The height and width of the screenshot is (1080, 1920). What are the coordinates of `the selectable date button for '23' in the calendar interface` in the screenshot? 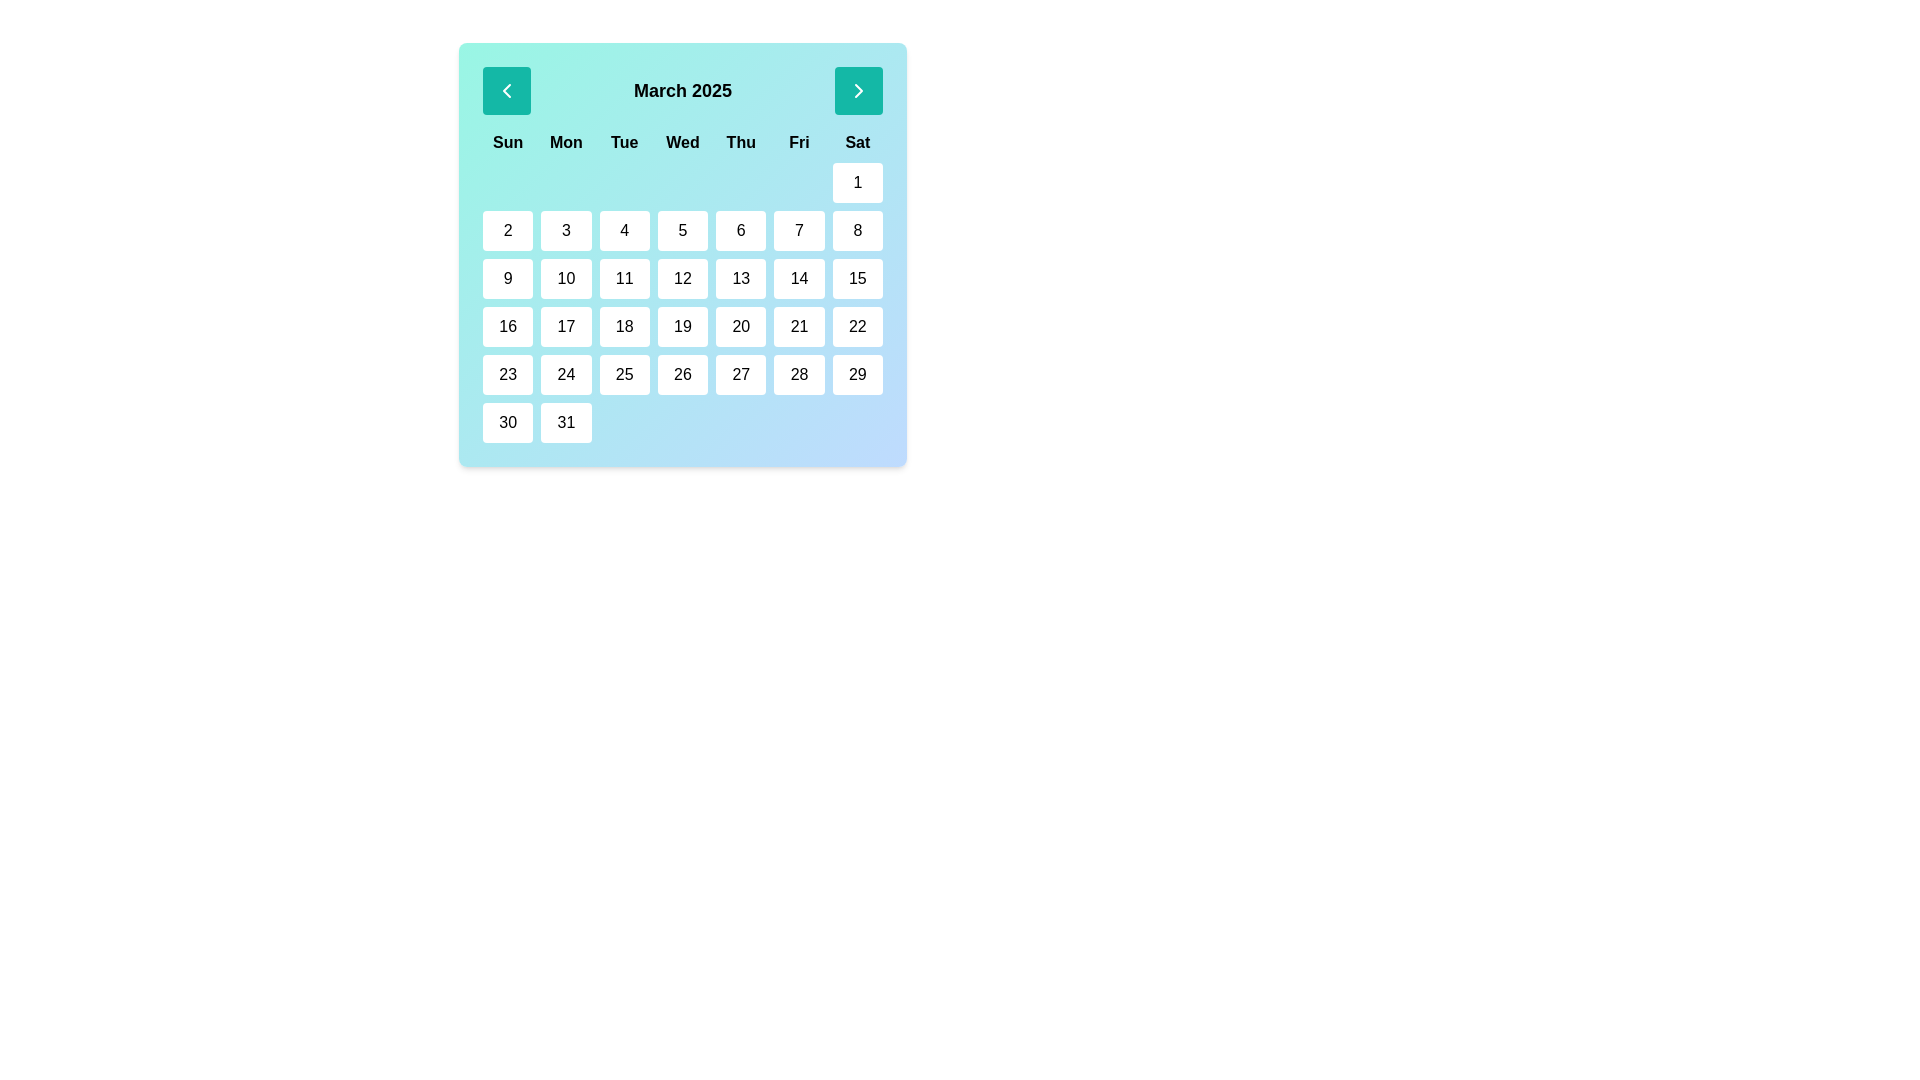 It's located at (508, 374).